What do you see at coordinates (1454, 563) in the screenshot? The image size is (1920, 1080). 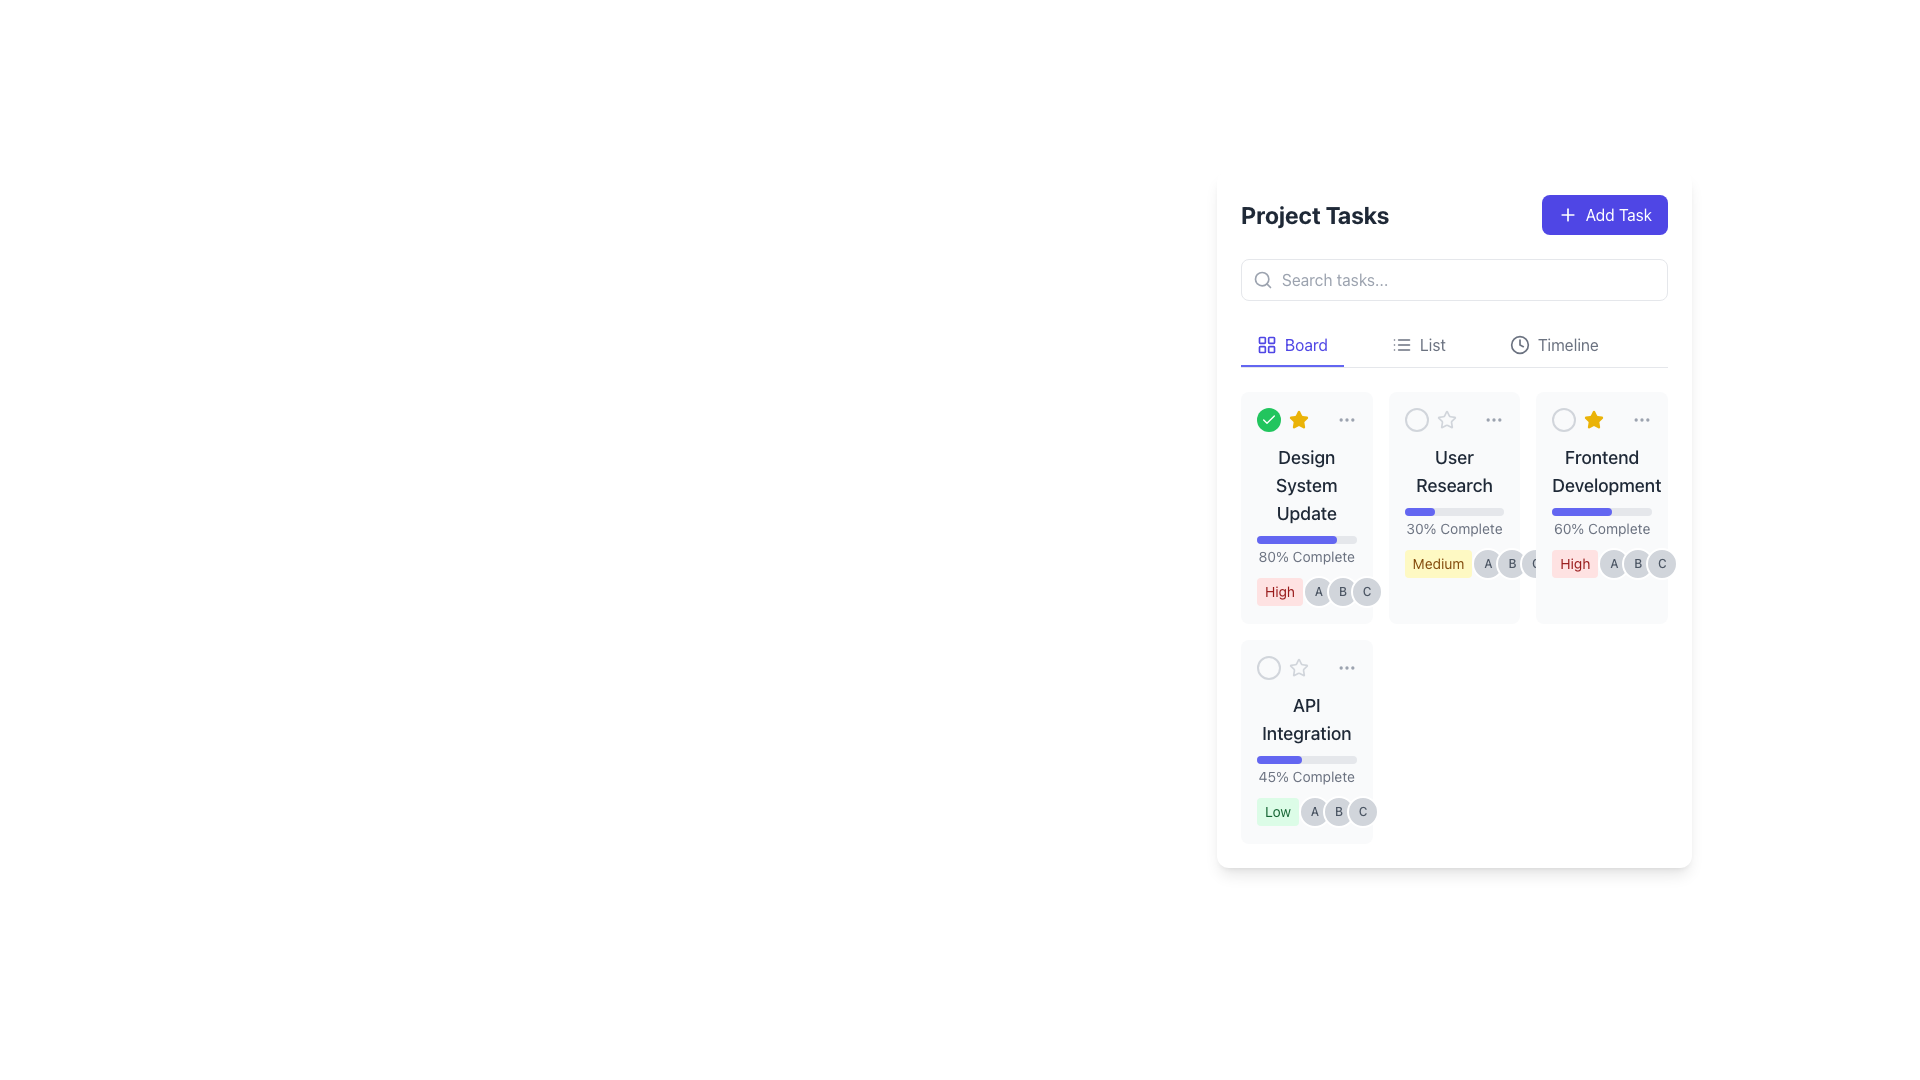 I see `the 'Medium' priority label located at the bottom-left of the 'User Research' task card in the 'Project Tasks' section` at bounding box center [1454, 563].